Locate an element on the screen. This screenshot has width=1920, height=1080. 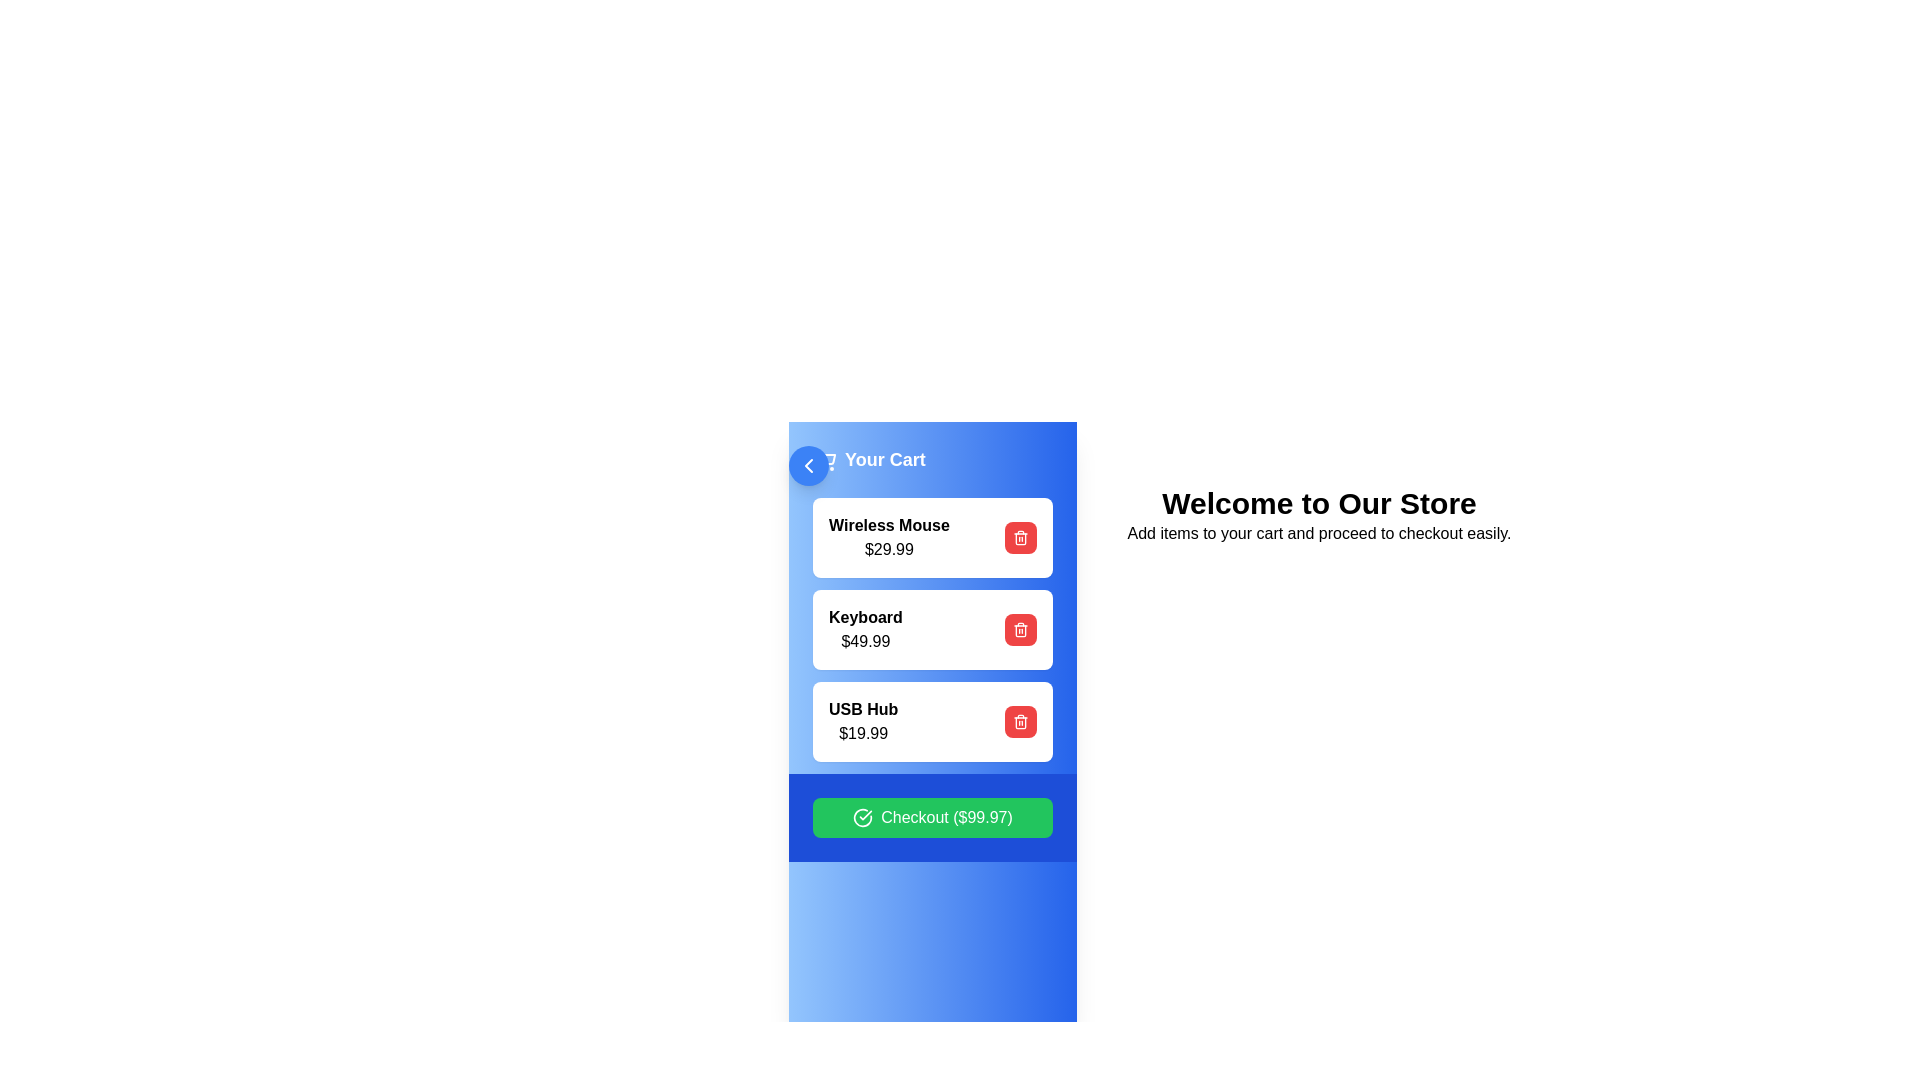
the text heading that displays 'Welcome to Our Store', which is a bold and large-size font element positioned above a paragraph is located at coordinates (1319, 503).